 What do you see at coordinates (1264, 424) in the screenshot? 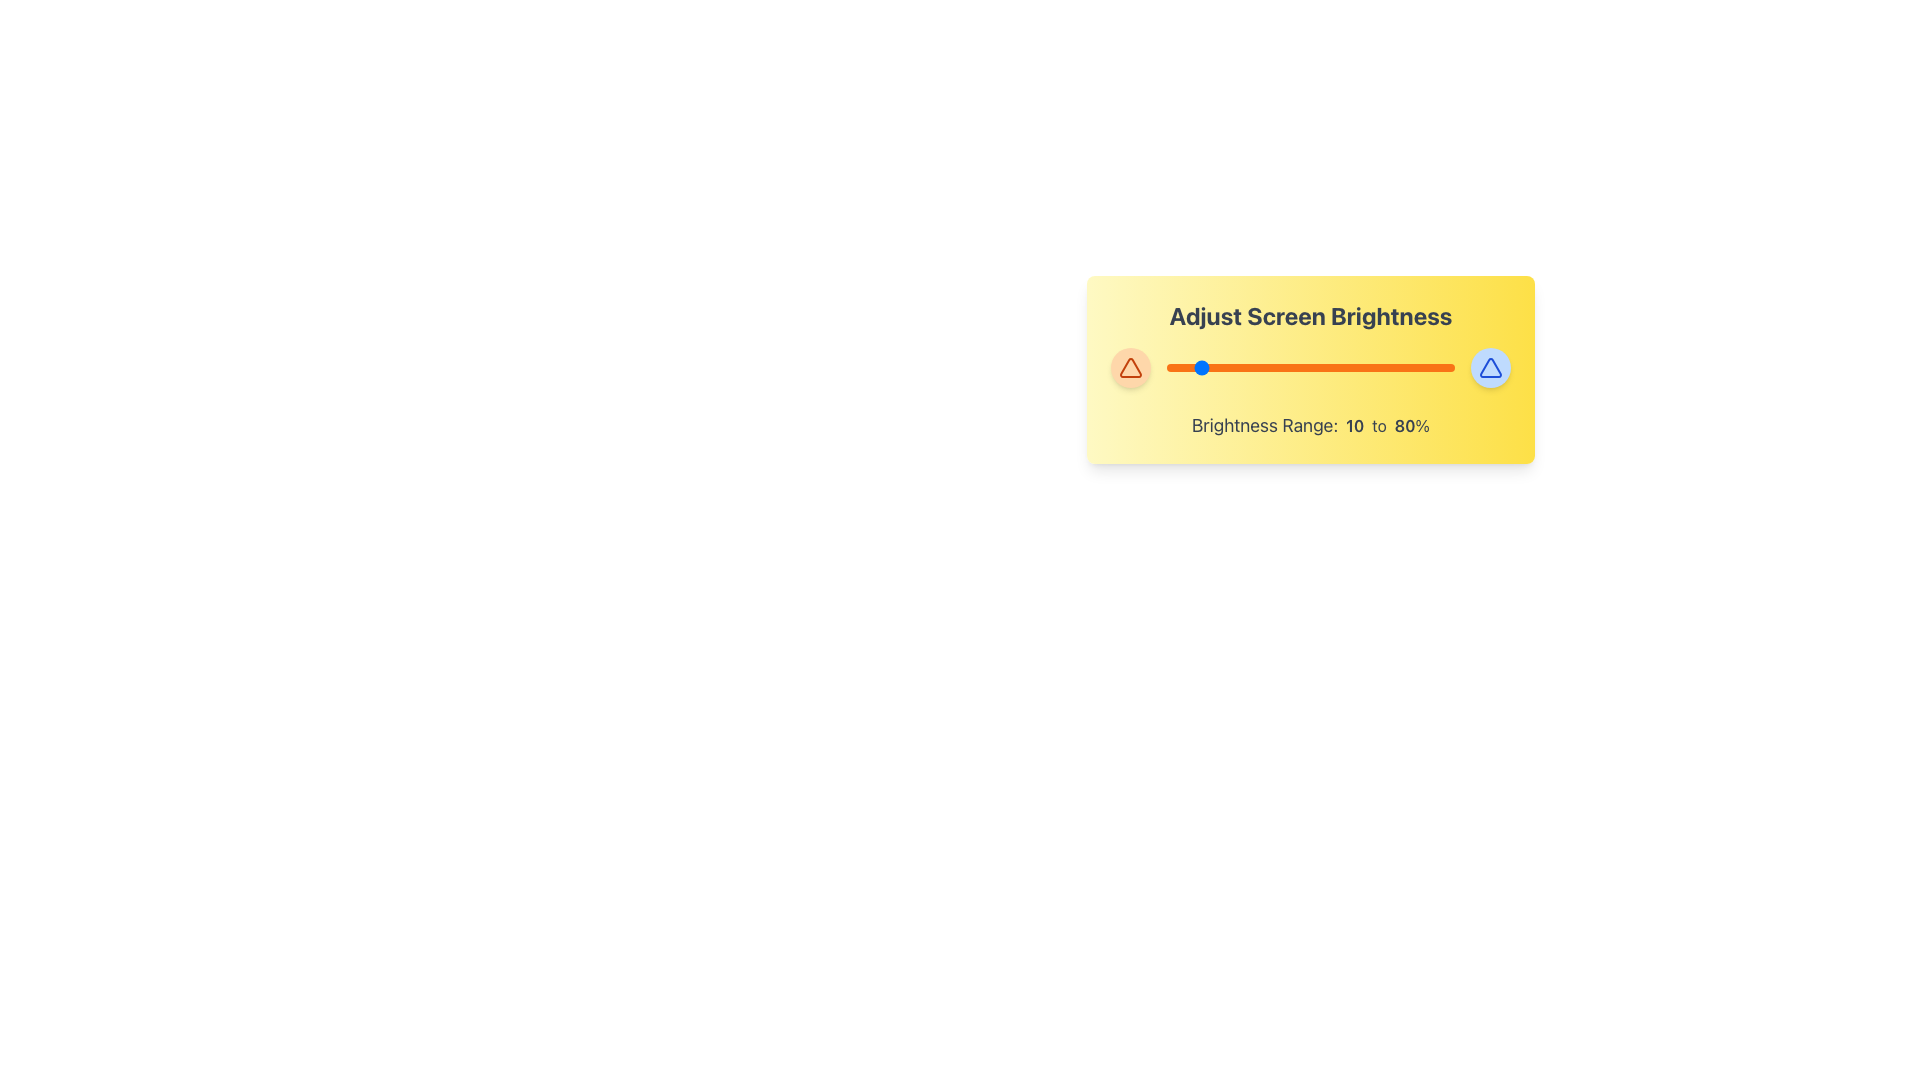
I see `the static text element that describes the brightness levels, positioned at the bottom left of the brightness adjustment interface, which includes indicators for a numerical range` at bounding box center [1264, 424].